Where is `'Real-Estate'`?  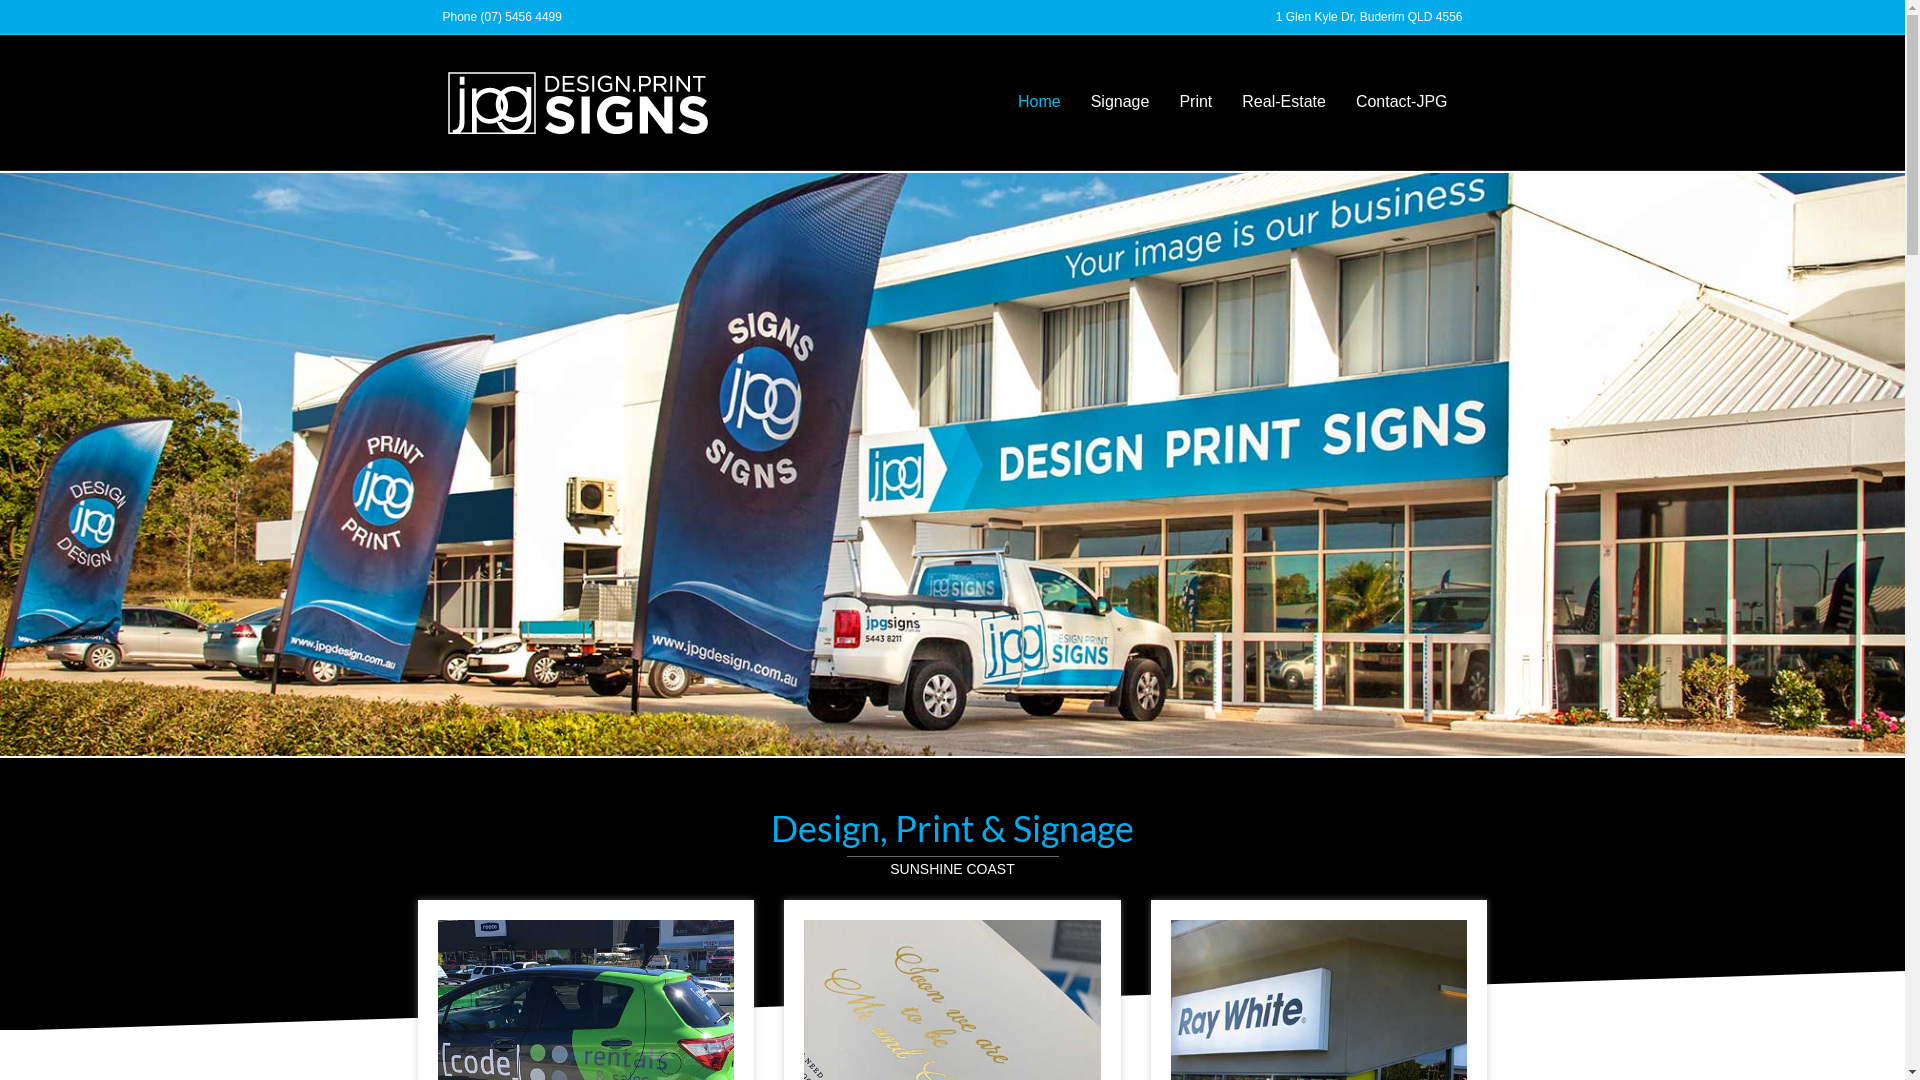
'Real-Estate' is located at coordinates (1283, 101).